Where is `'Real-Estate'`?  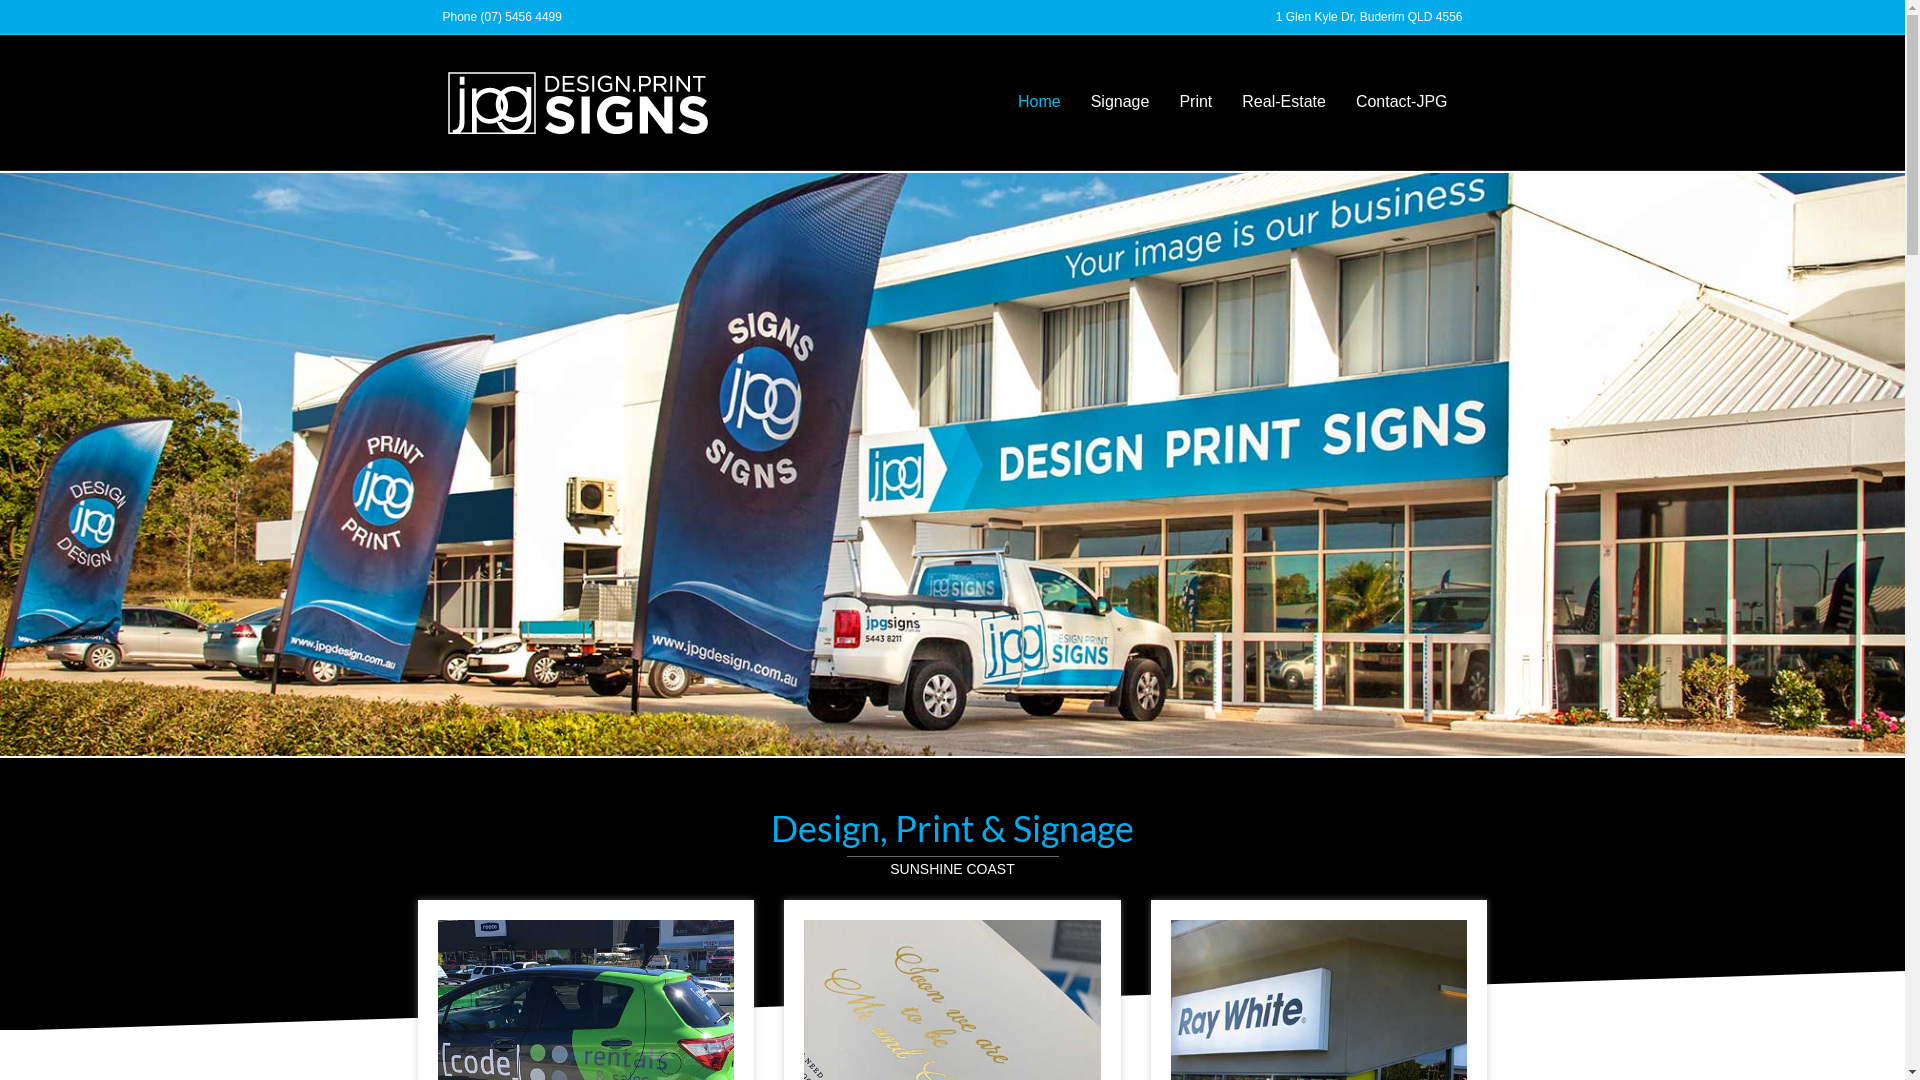
'Real-Estate' is located at coordinates (1283, 101).